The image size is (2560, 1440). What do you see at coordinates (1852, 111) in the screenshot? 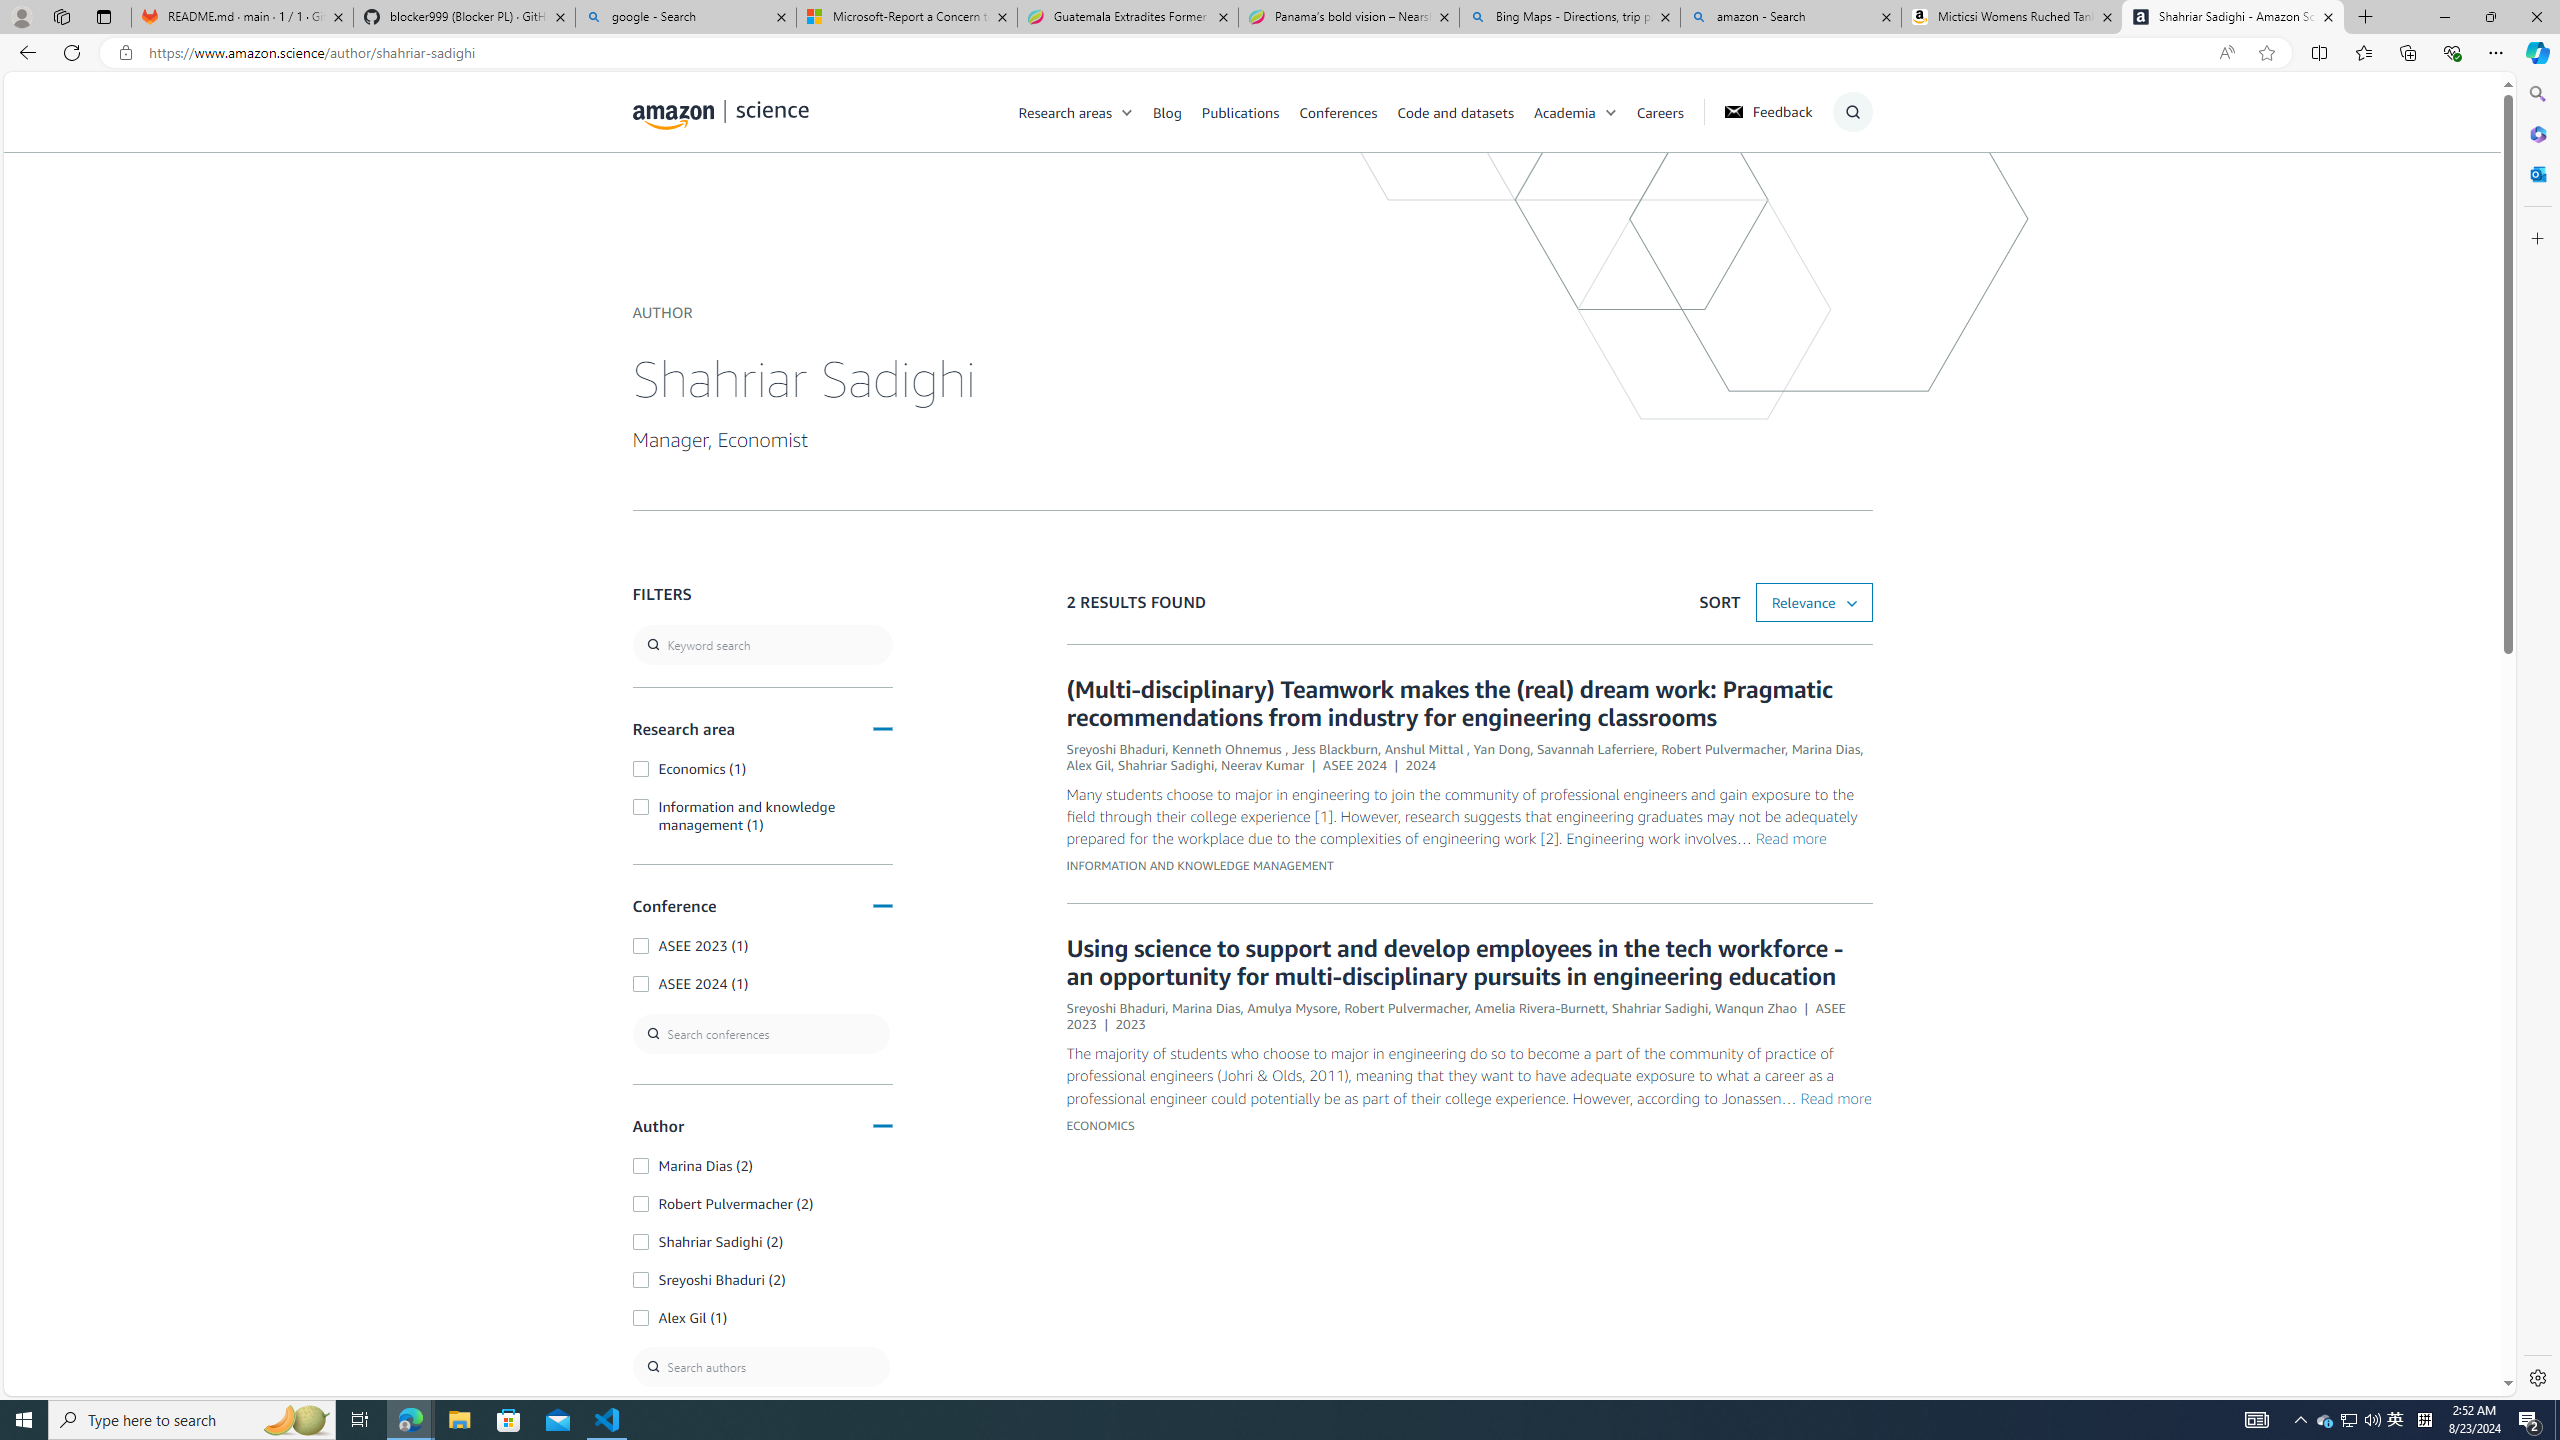
I see `'Show Search Form'` at bounding box center [1852, 111].